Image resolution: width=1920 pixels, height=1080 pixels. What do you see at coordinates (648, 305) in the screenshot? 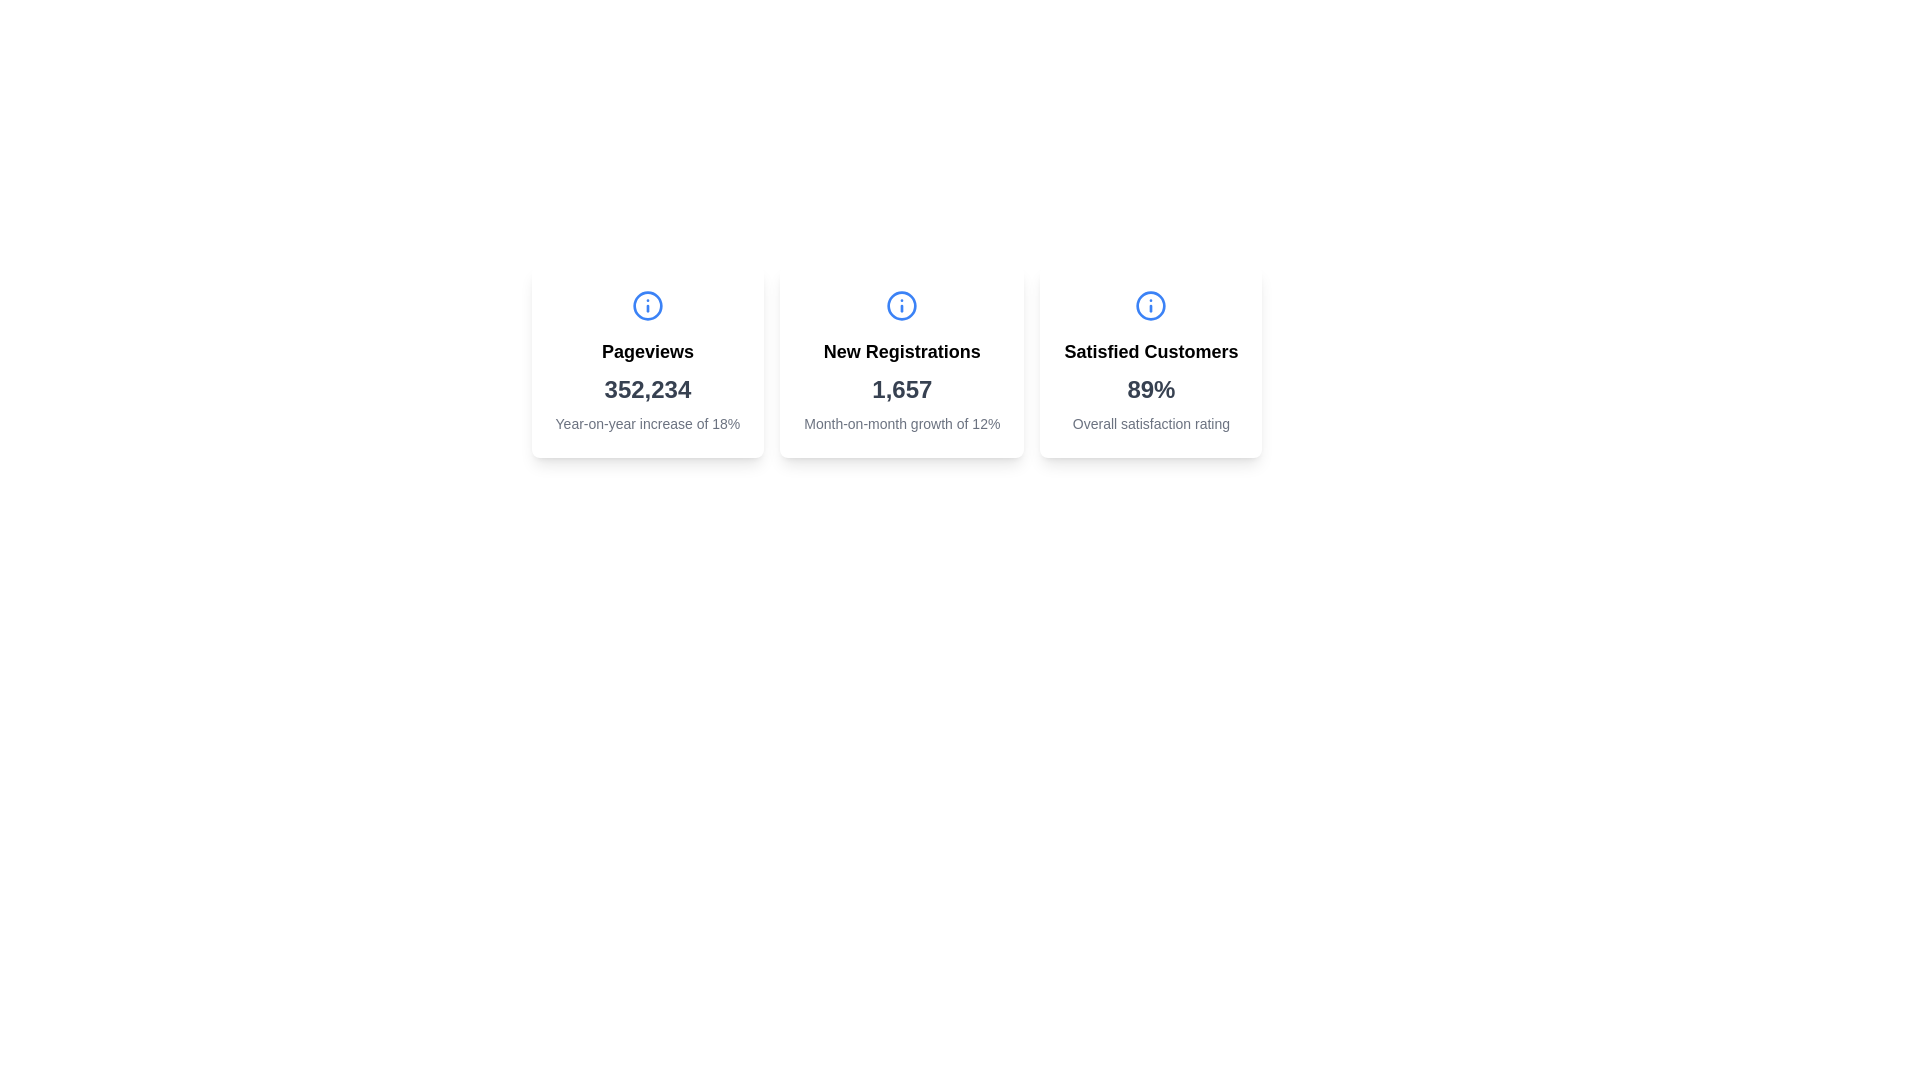
I see `the hollow circular graphic with a light blue border located within the information symbol icon at the top of the leftmost card` at bounding box center [648, 305].